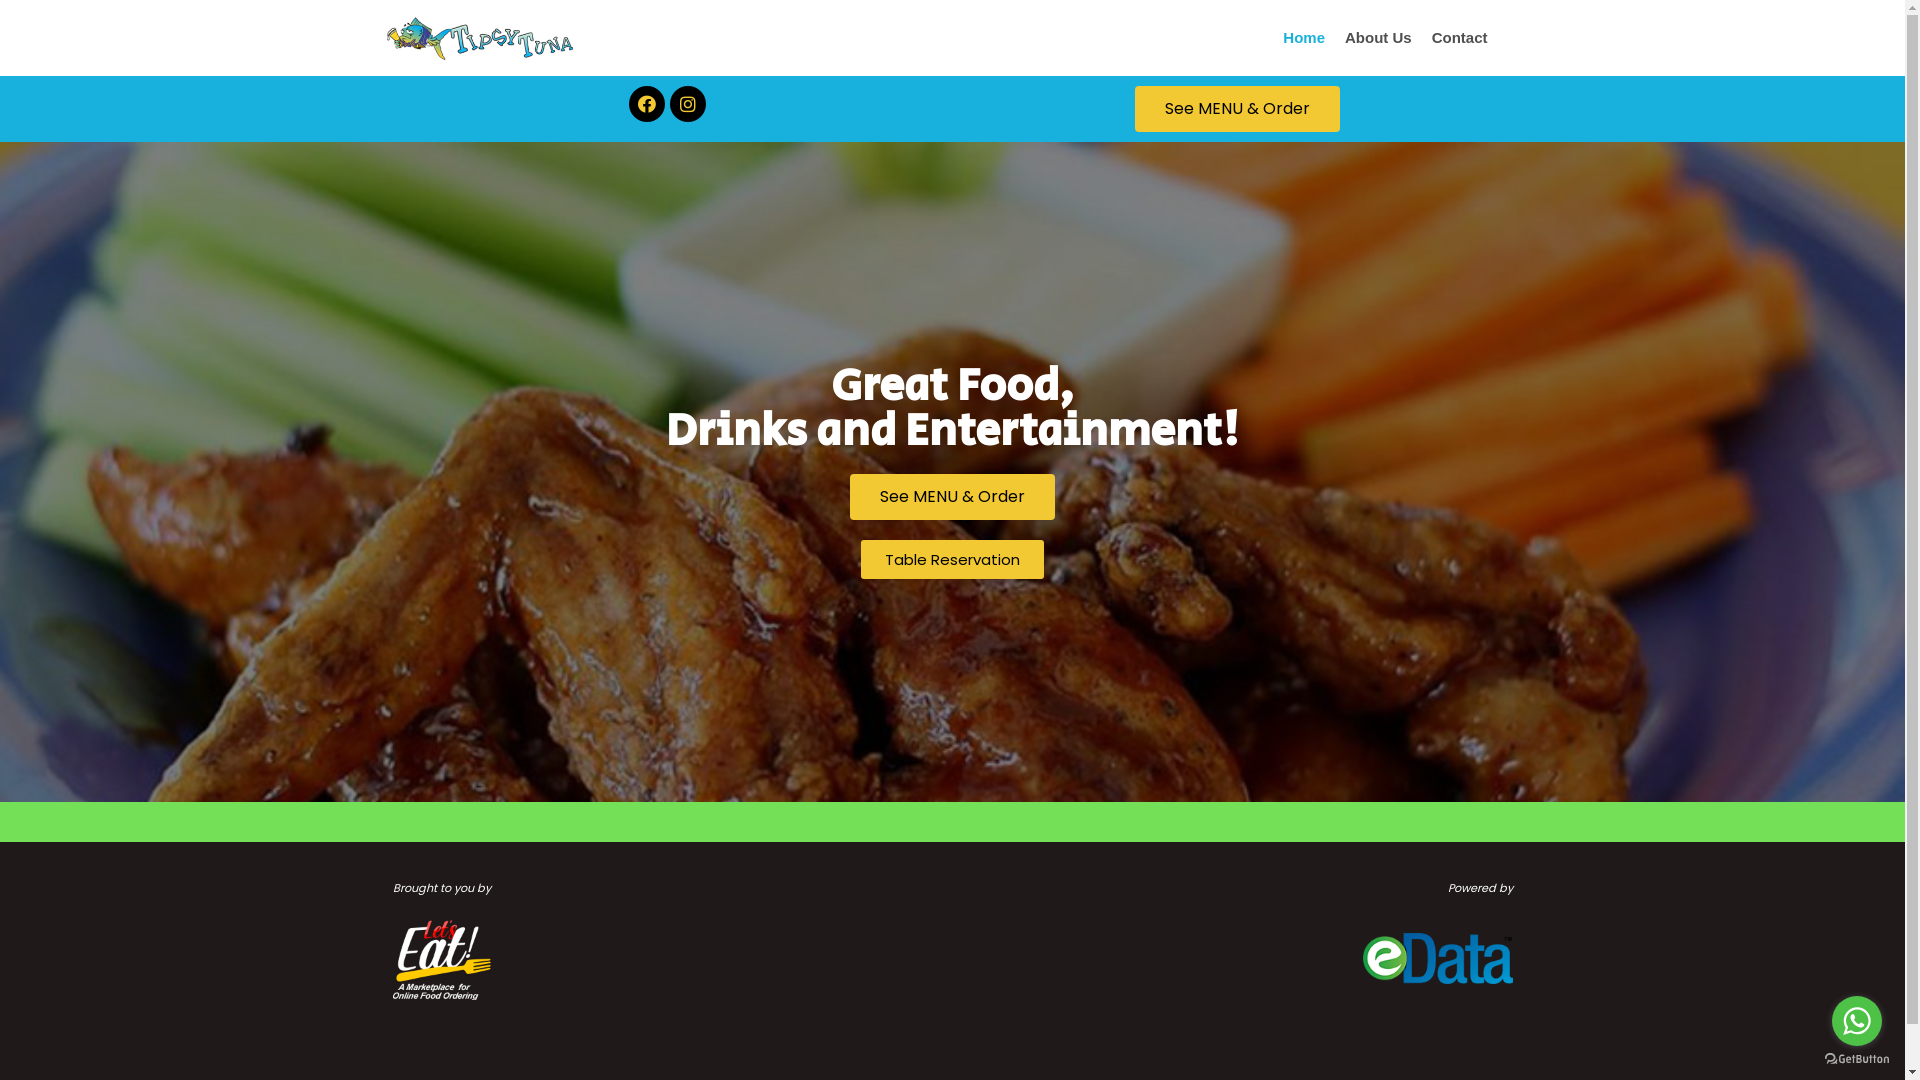 Image resolution: width=1920 pixels, height=1080 pixels. Describe the element at coordinates (1377, 38) in the screenshot. I see `'About Us'` at that location.